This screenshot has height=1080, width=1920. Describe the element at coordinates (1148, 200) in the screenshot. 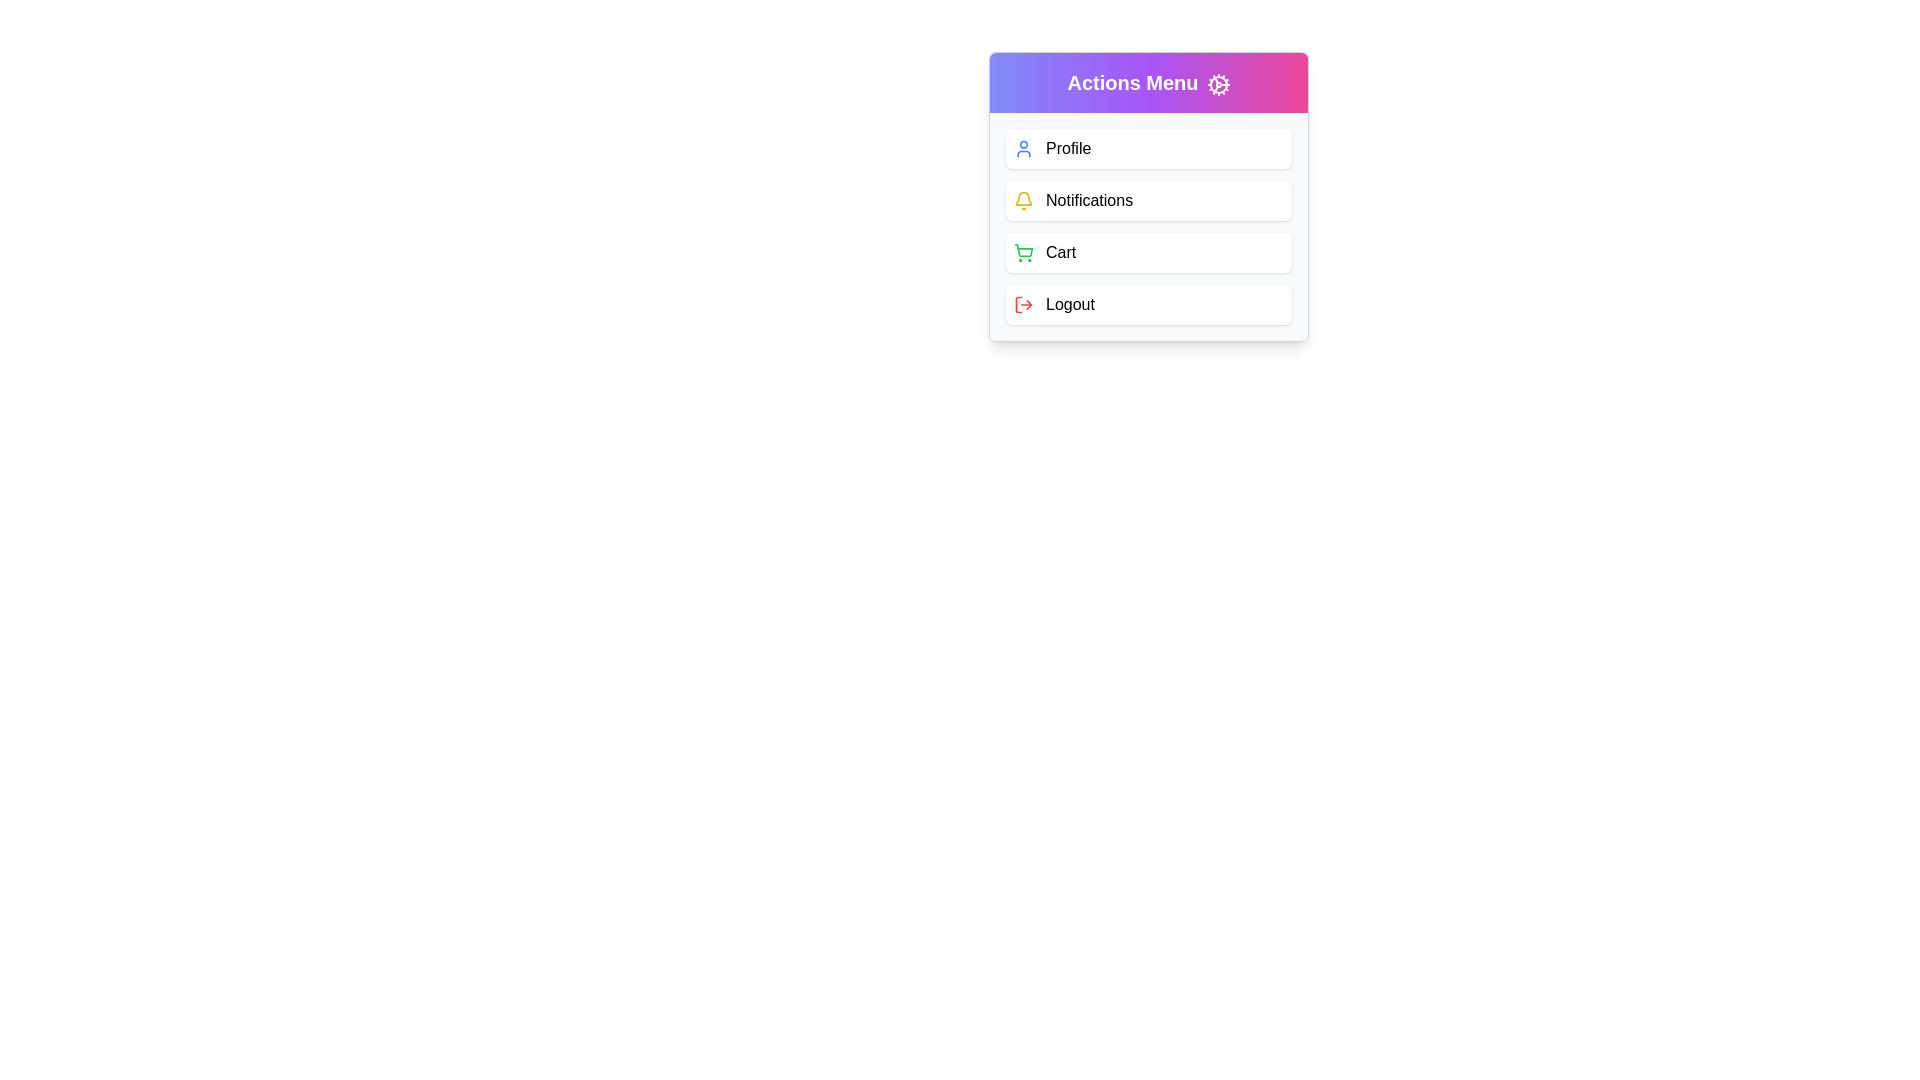

I see `the menu item Notifications to observe its hover effect` at that location.